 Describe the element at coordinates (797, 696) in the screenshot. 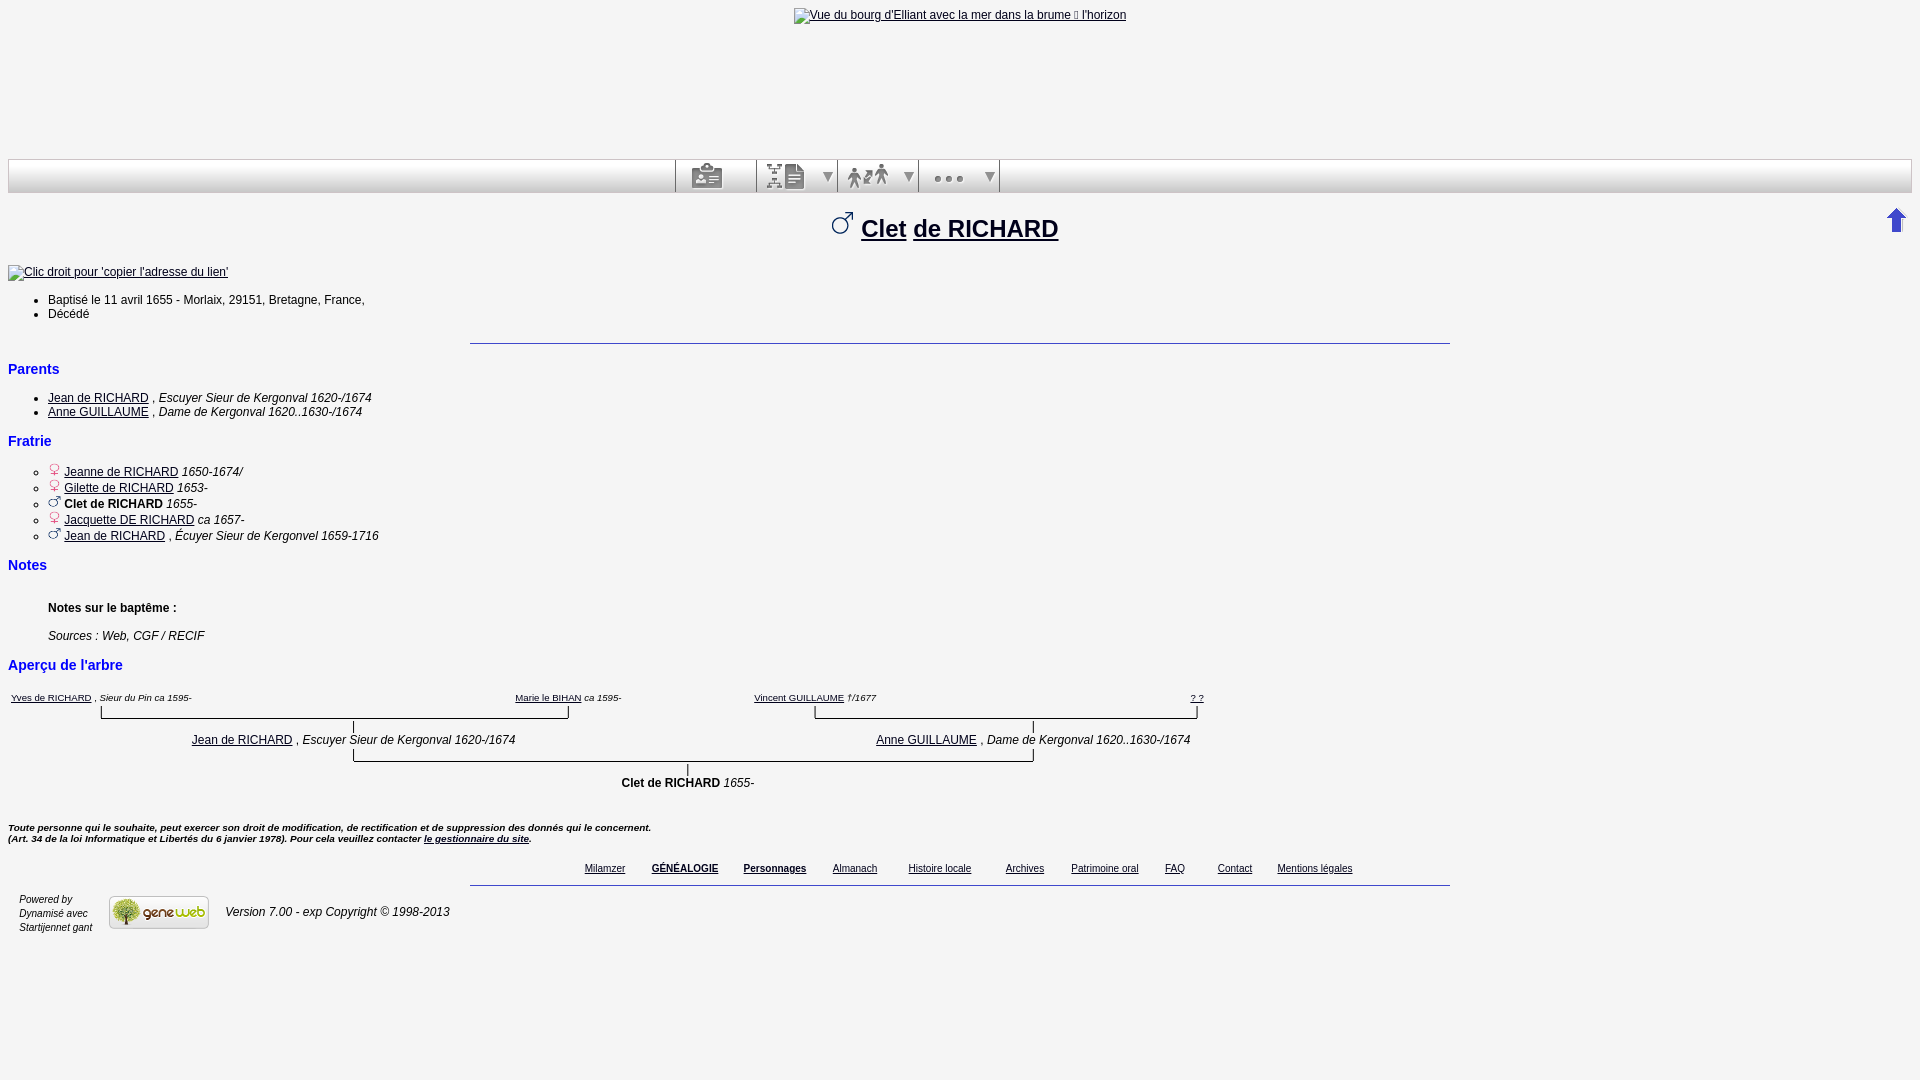

I see `'Vincent GUILLAUME'` at that location.